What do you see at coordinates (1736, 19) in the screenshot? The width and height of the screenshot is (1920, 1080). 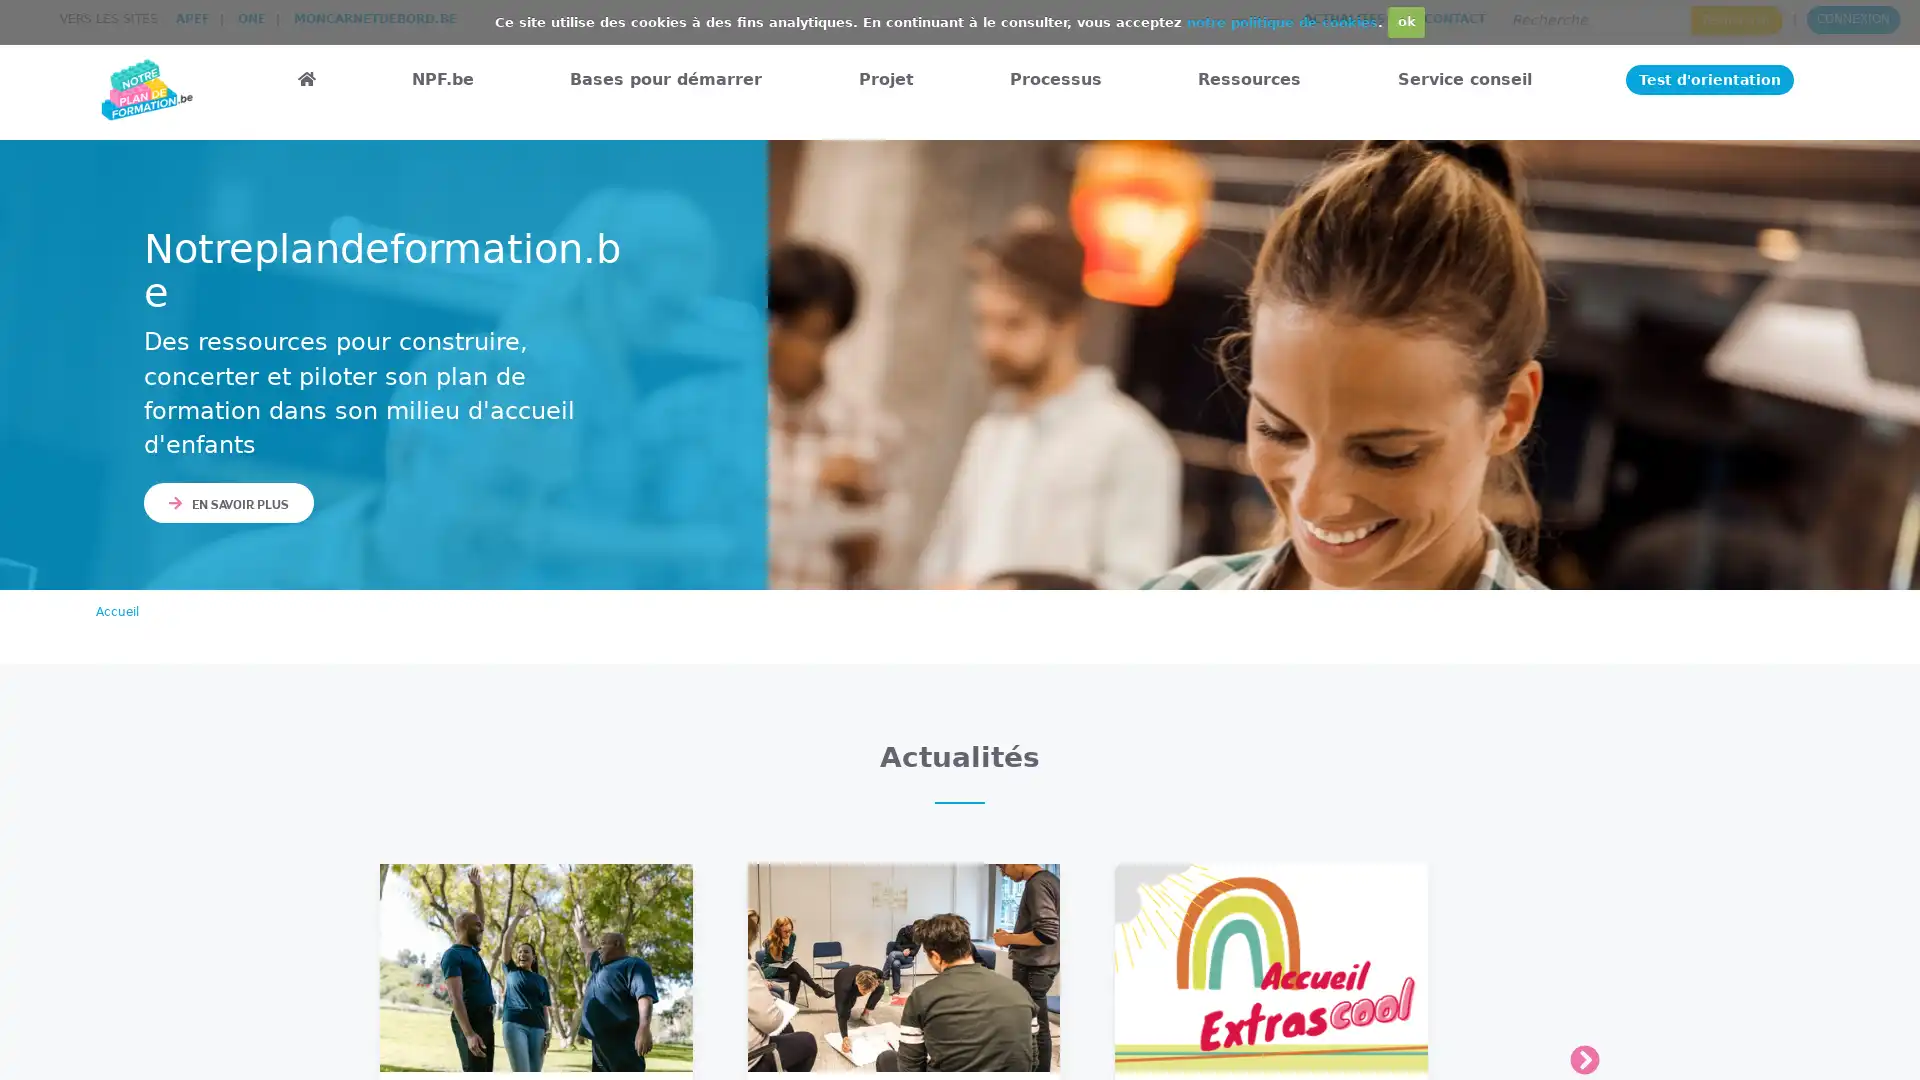 I see `Rechercher` at bounding box center [1736, 19].